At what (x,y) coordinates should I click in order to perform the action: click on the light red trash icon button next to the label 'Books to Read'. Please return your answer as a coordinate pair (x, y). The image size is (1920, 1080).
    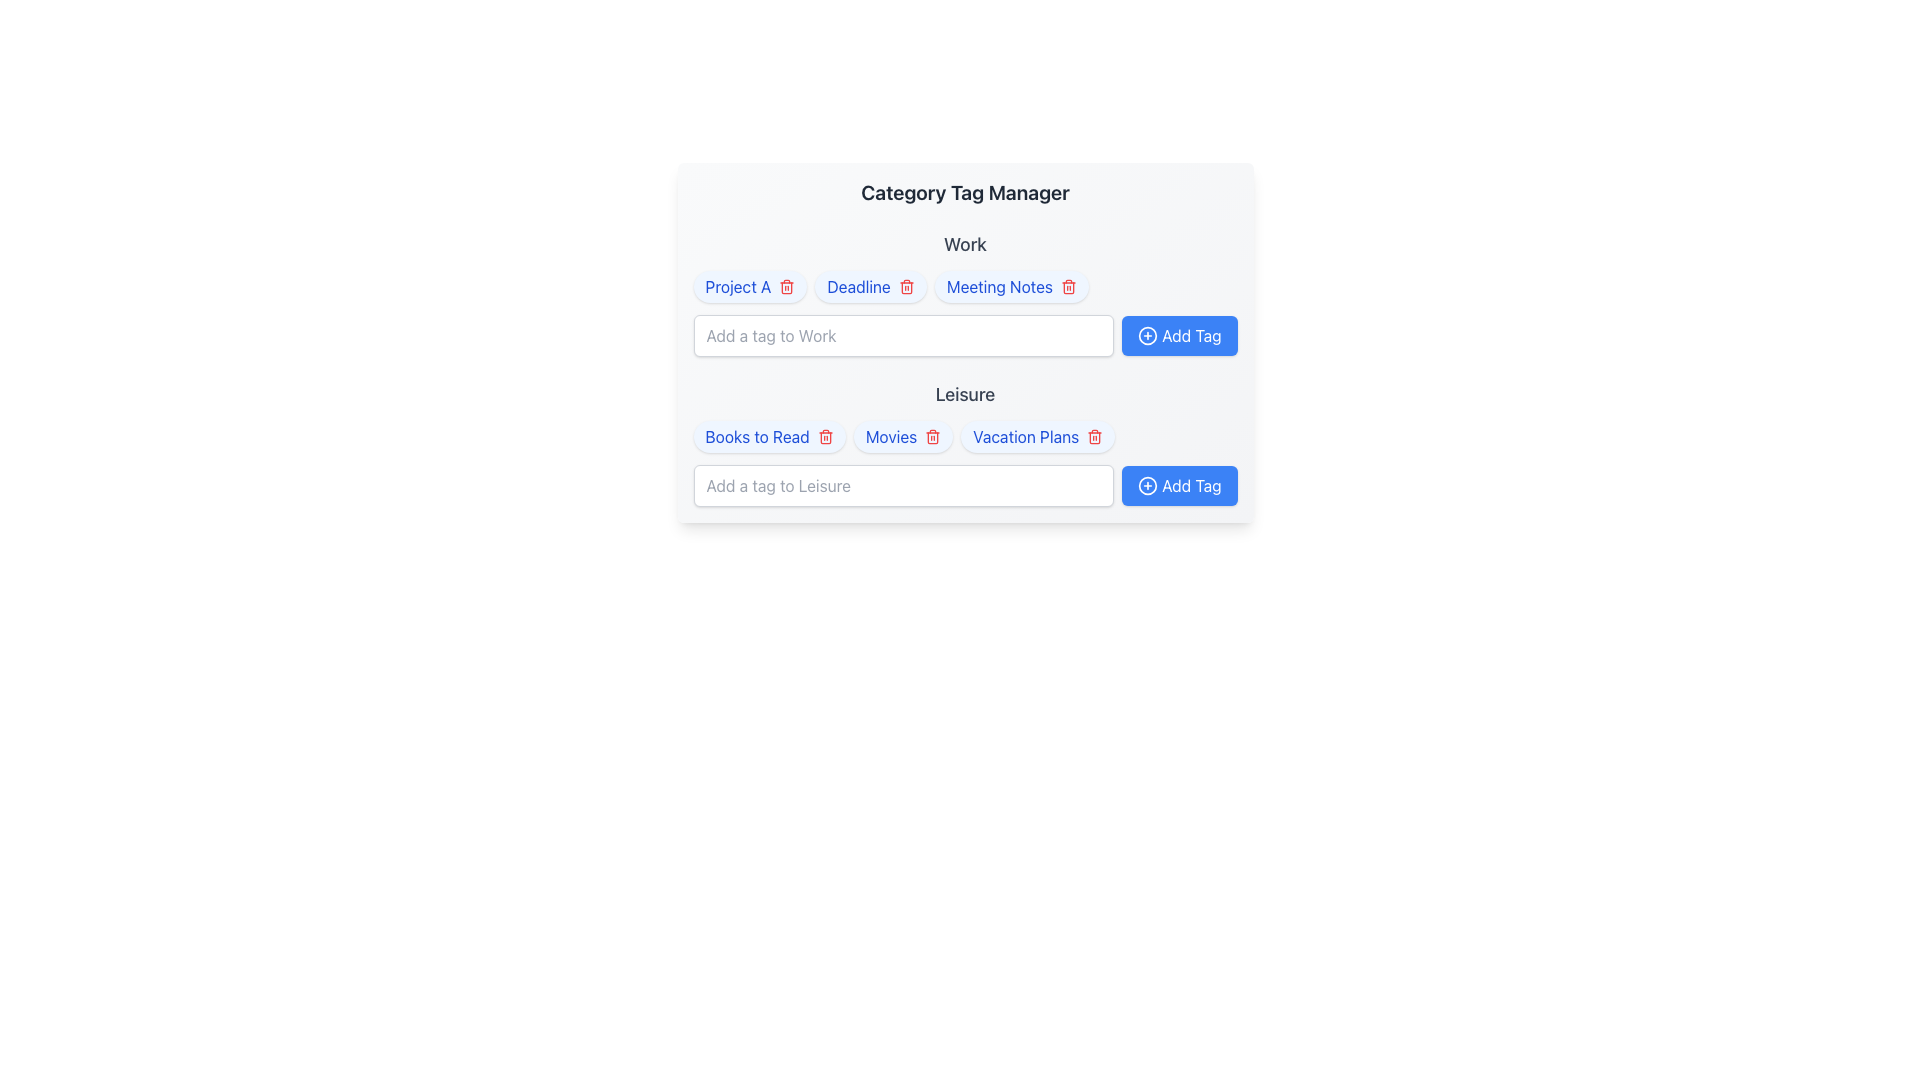
    Looking at the image, I should click on (825, 435).